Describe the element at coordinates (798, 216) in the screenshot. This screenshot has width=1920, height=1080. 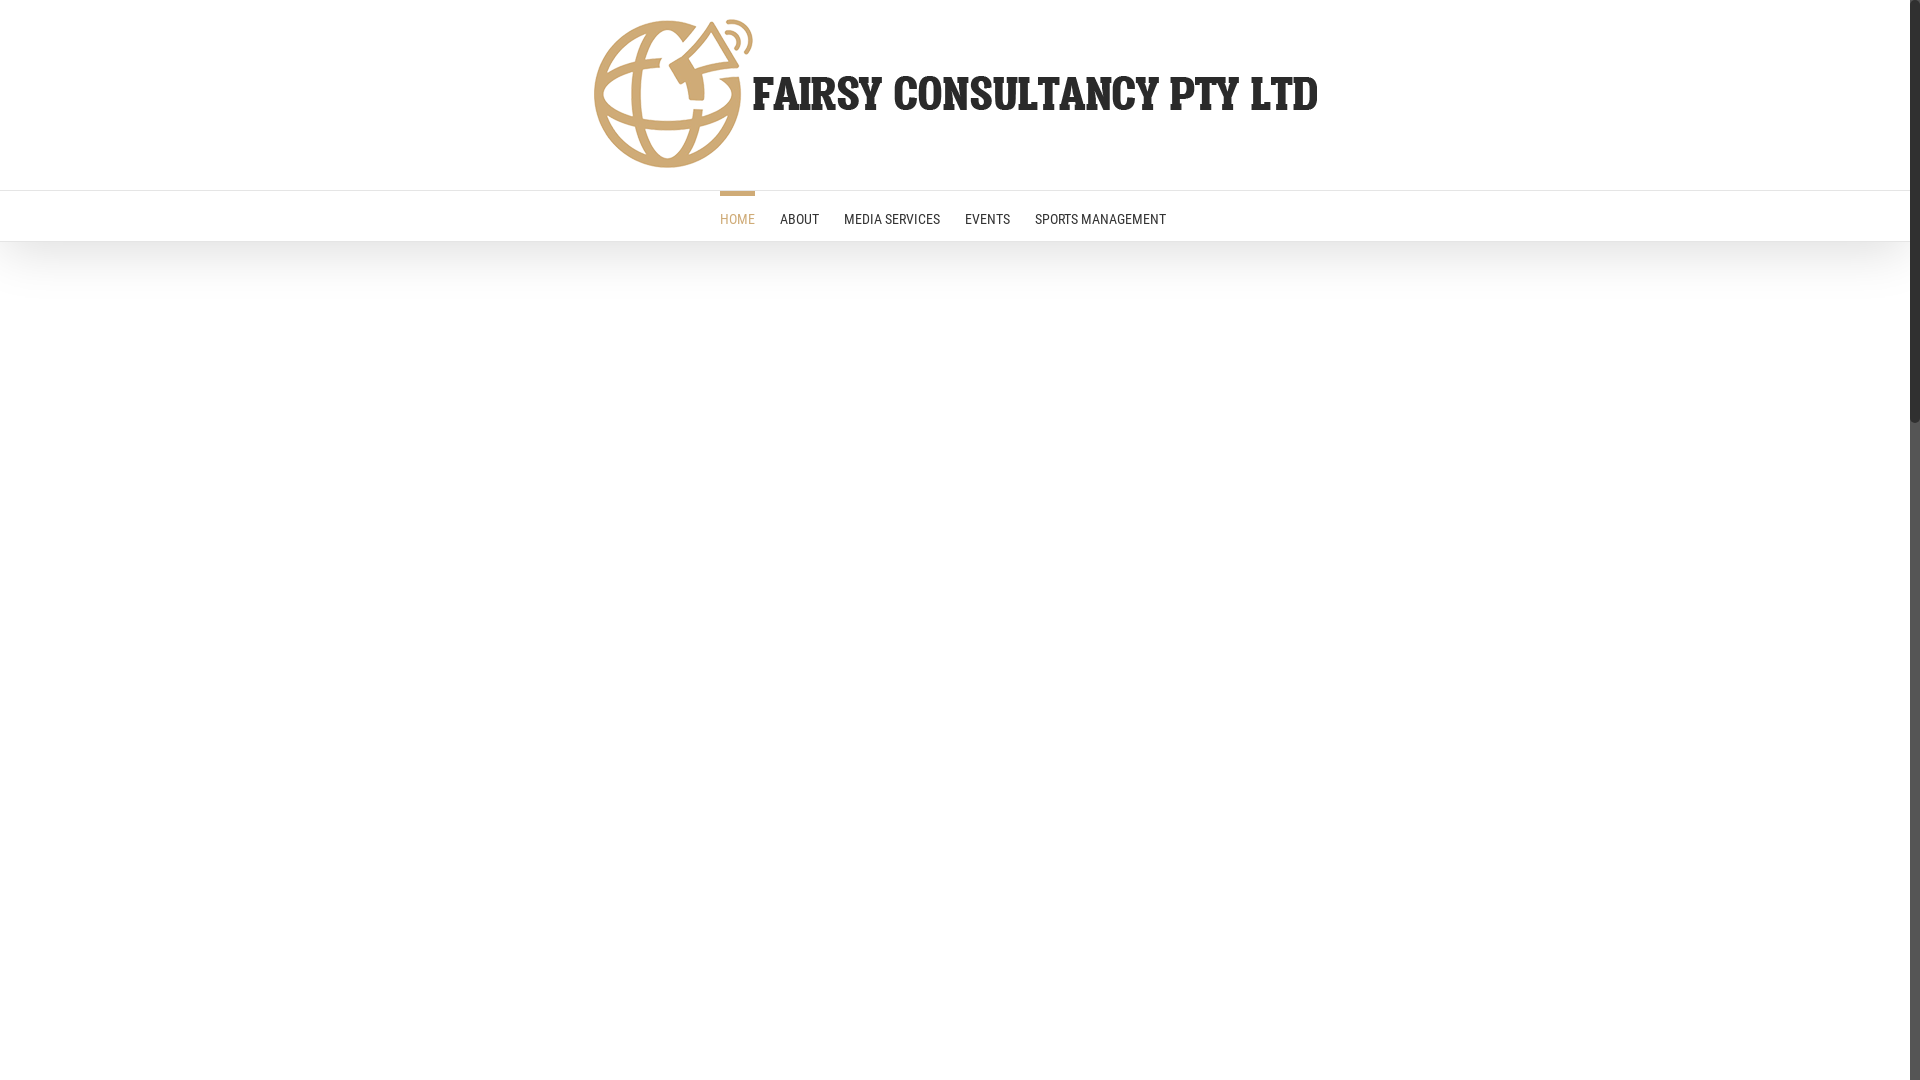
I see `'ABOUT'` at that location.